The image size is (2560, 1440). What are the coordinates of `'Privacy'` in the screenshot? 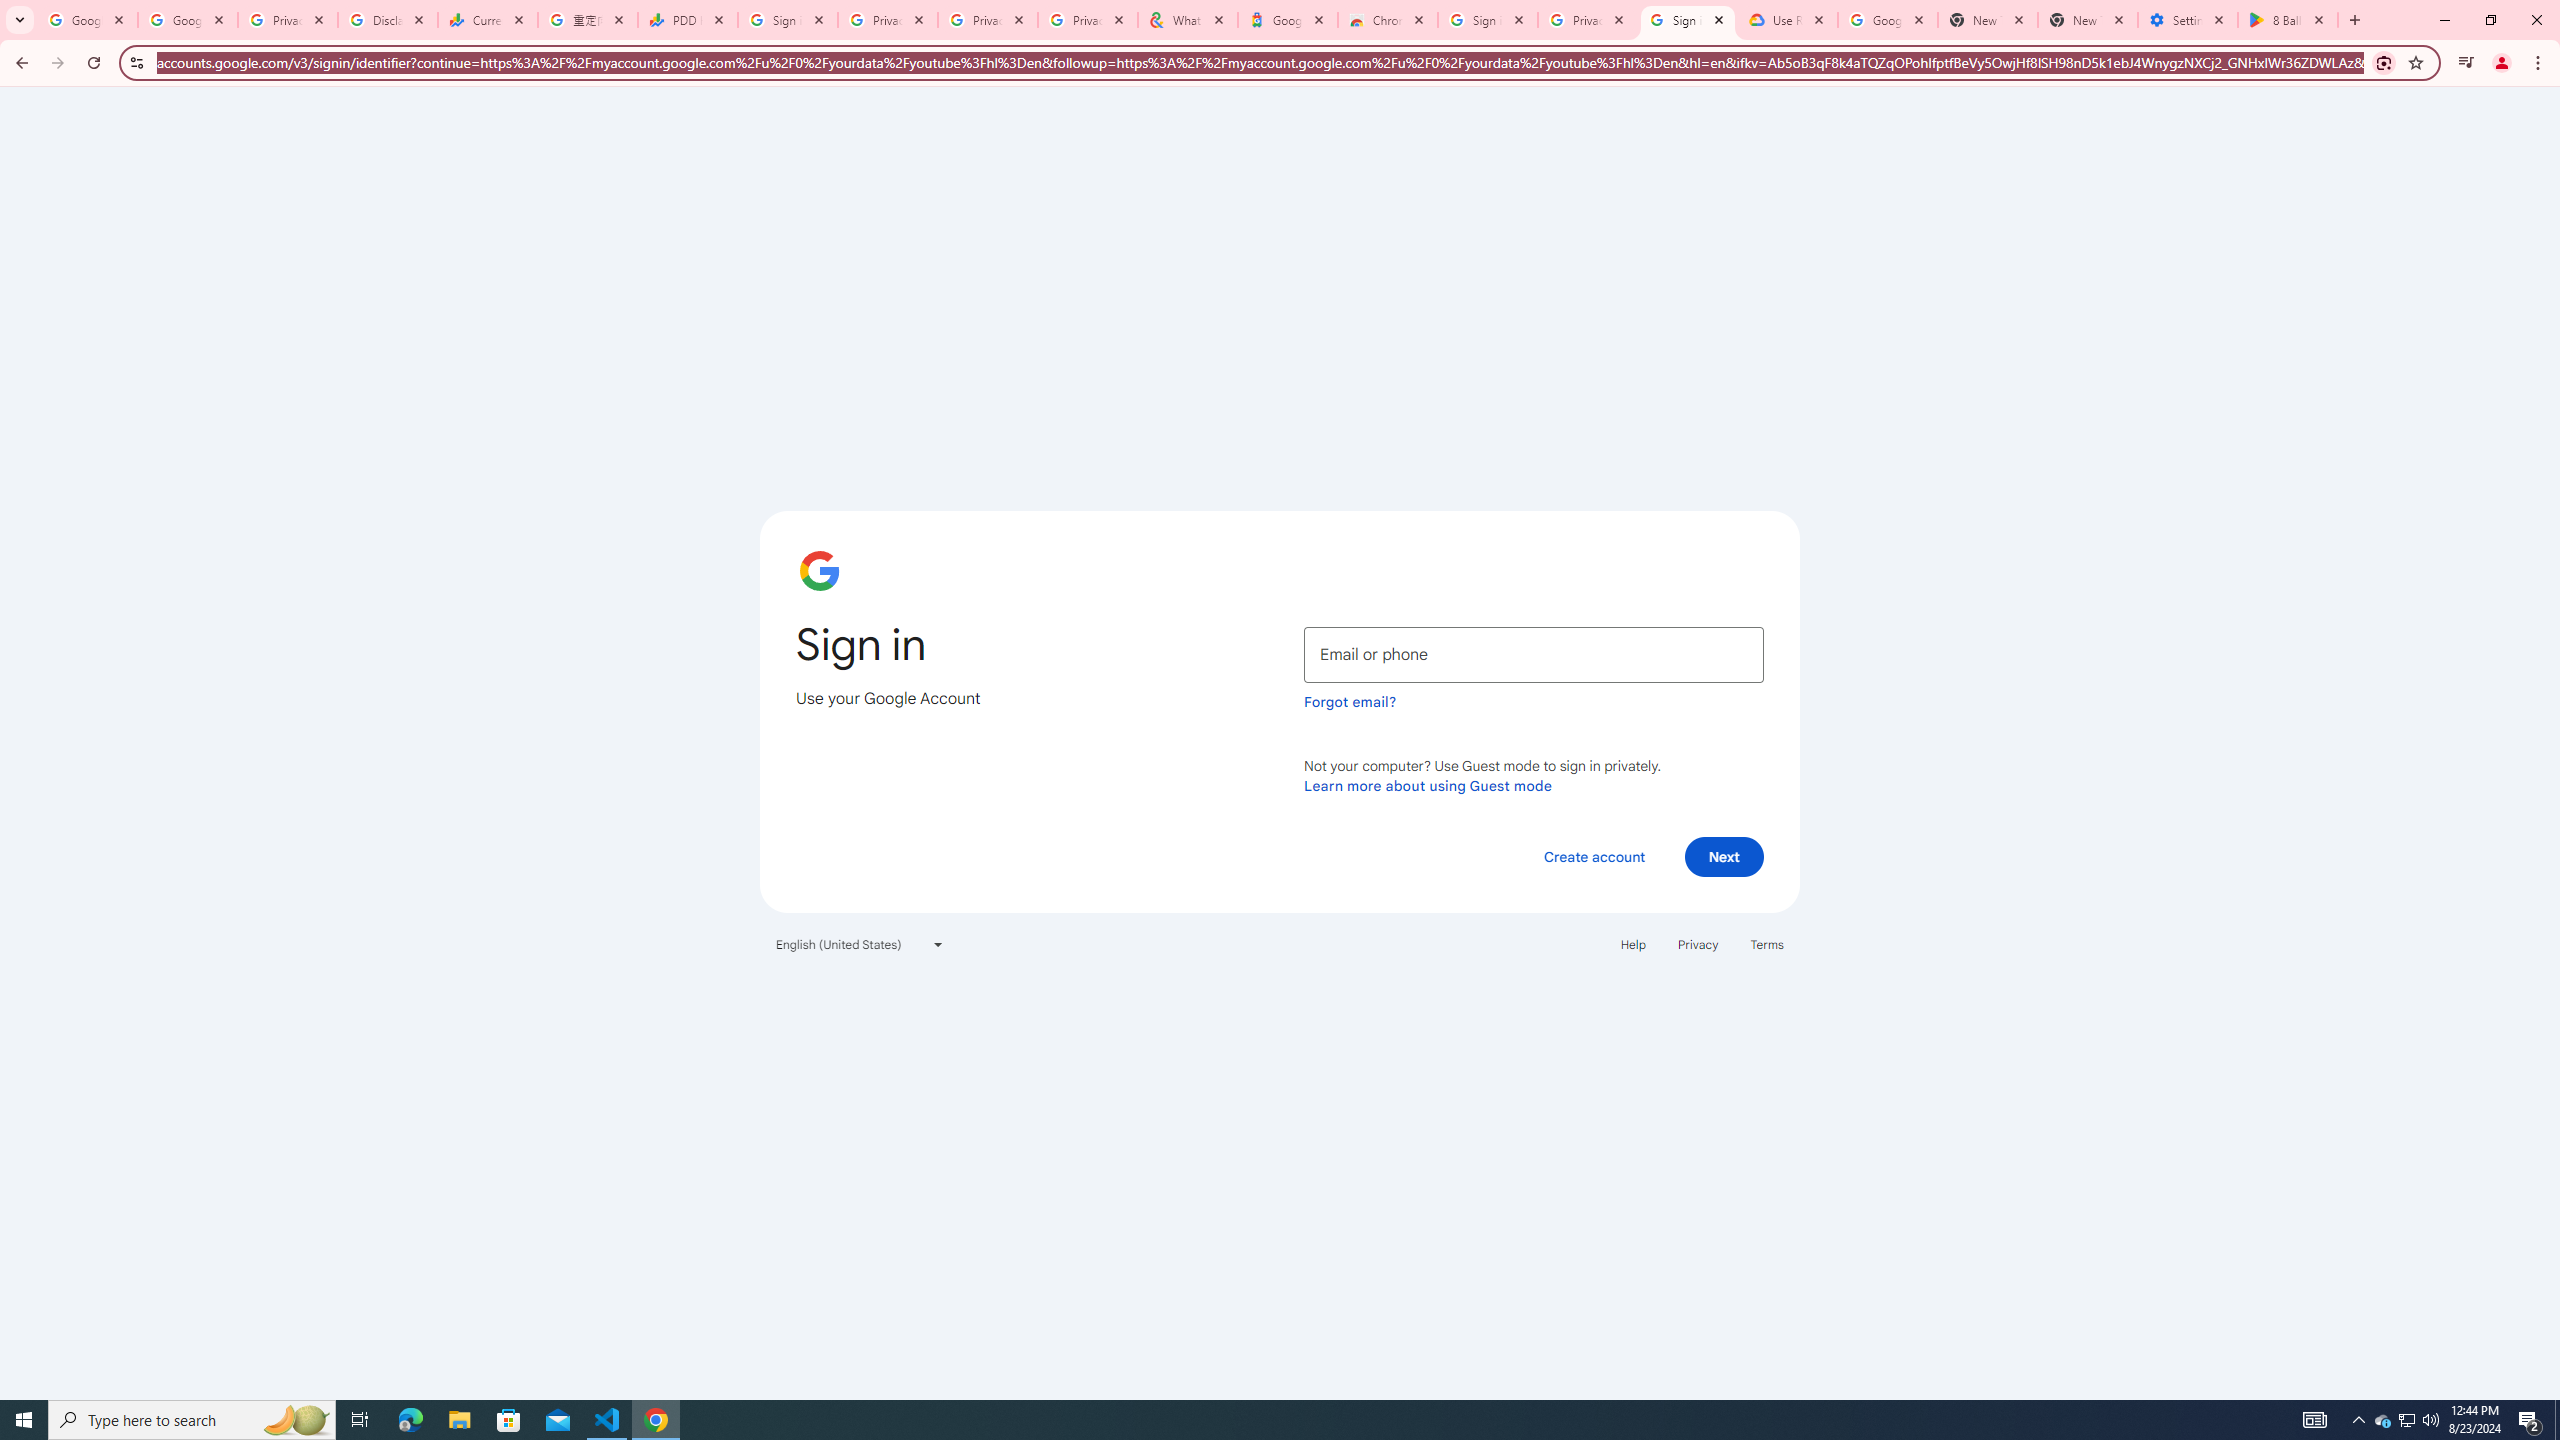 It's located at (1696, 942).